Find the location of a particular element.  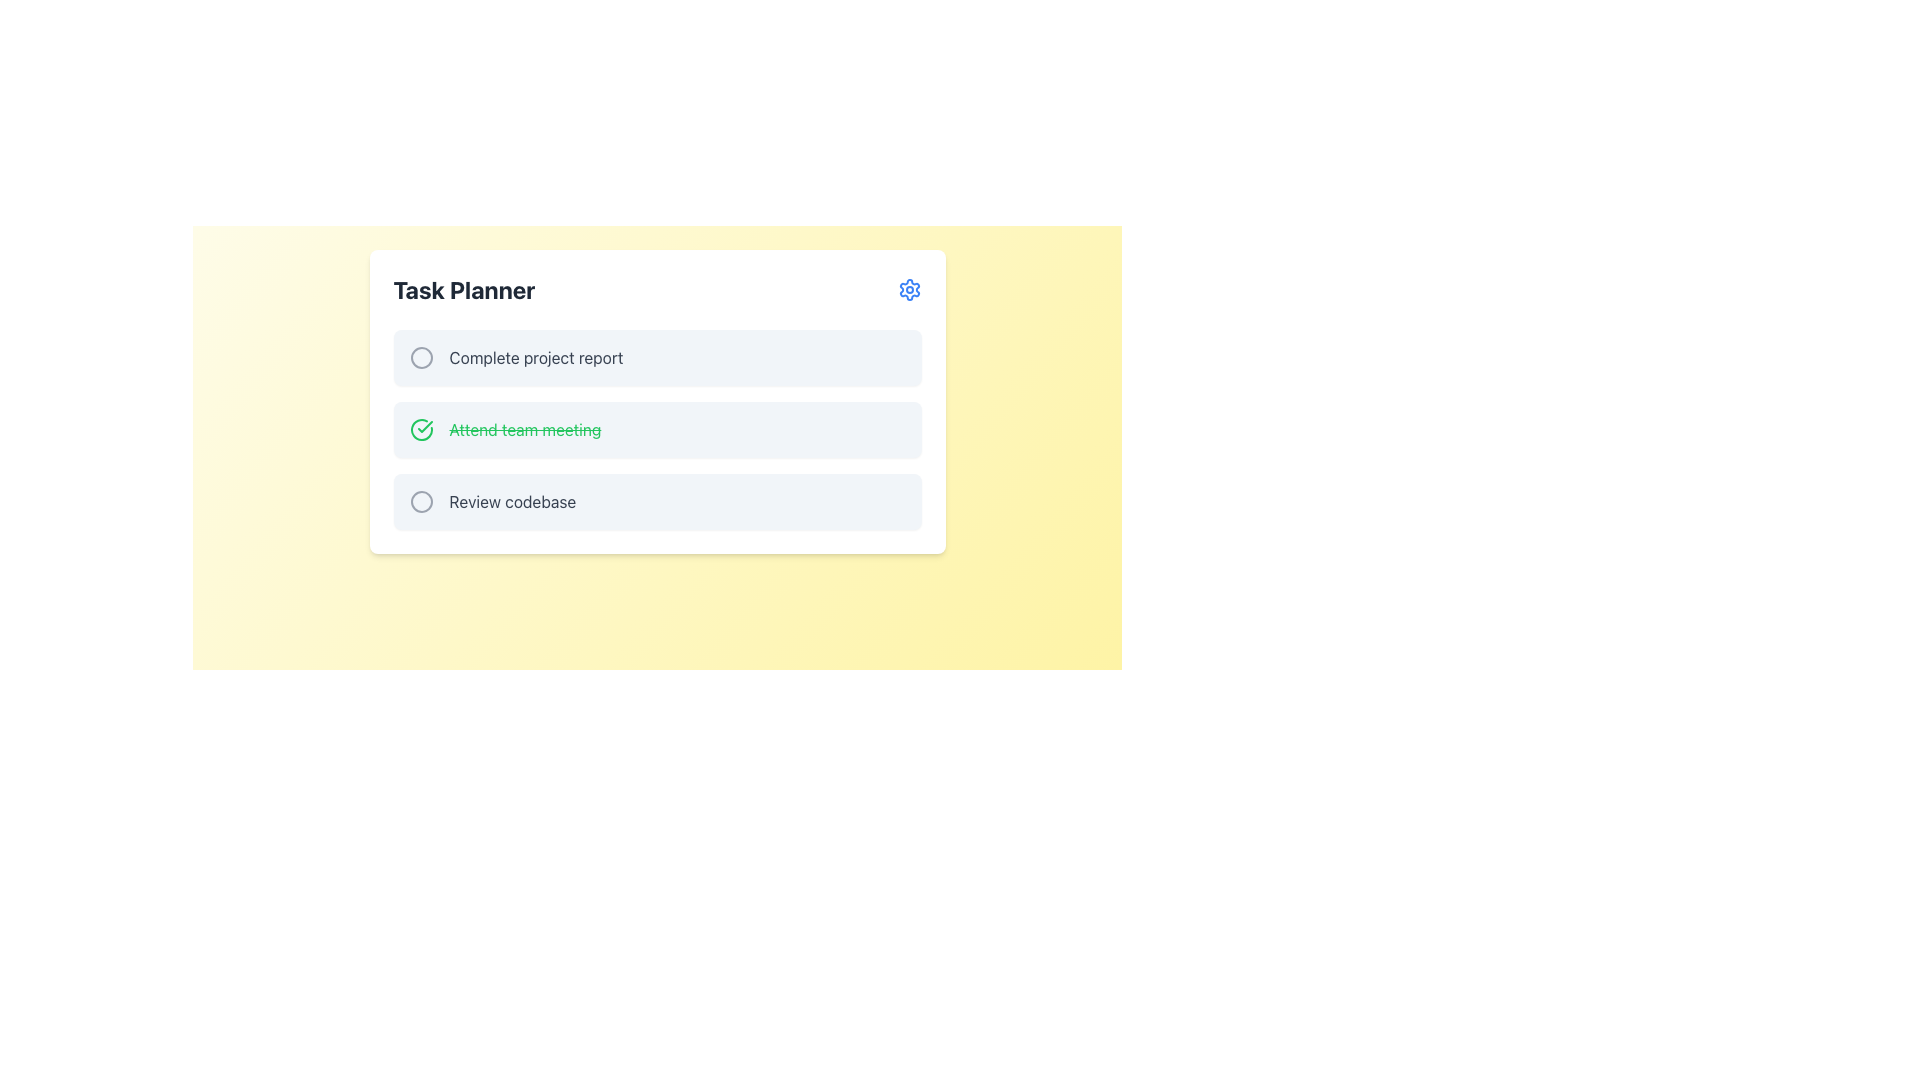

the text label displaying 'Attend team meeting,' which is visually indicated by a strikethrough and green font style, located in the second task row of the Task Planner interface is located at coordinates (525, 428).